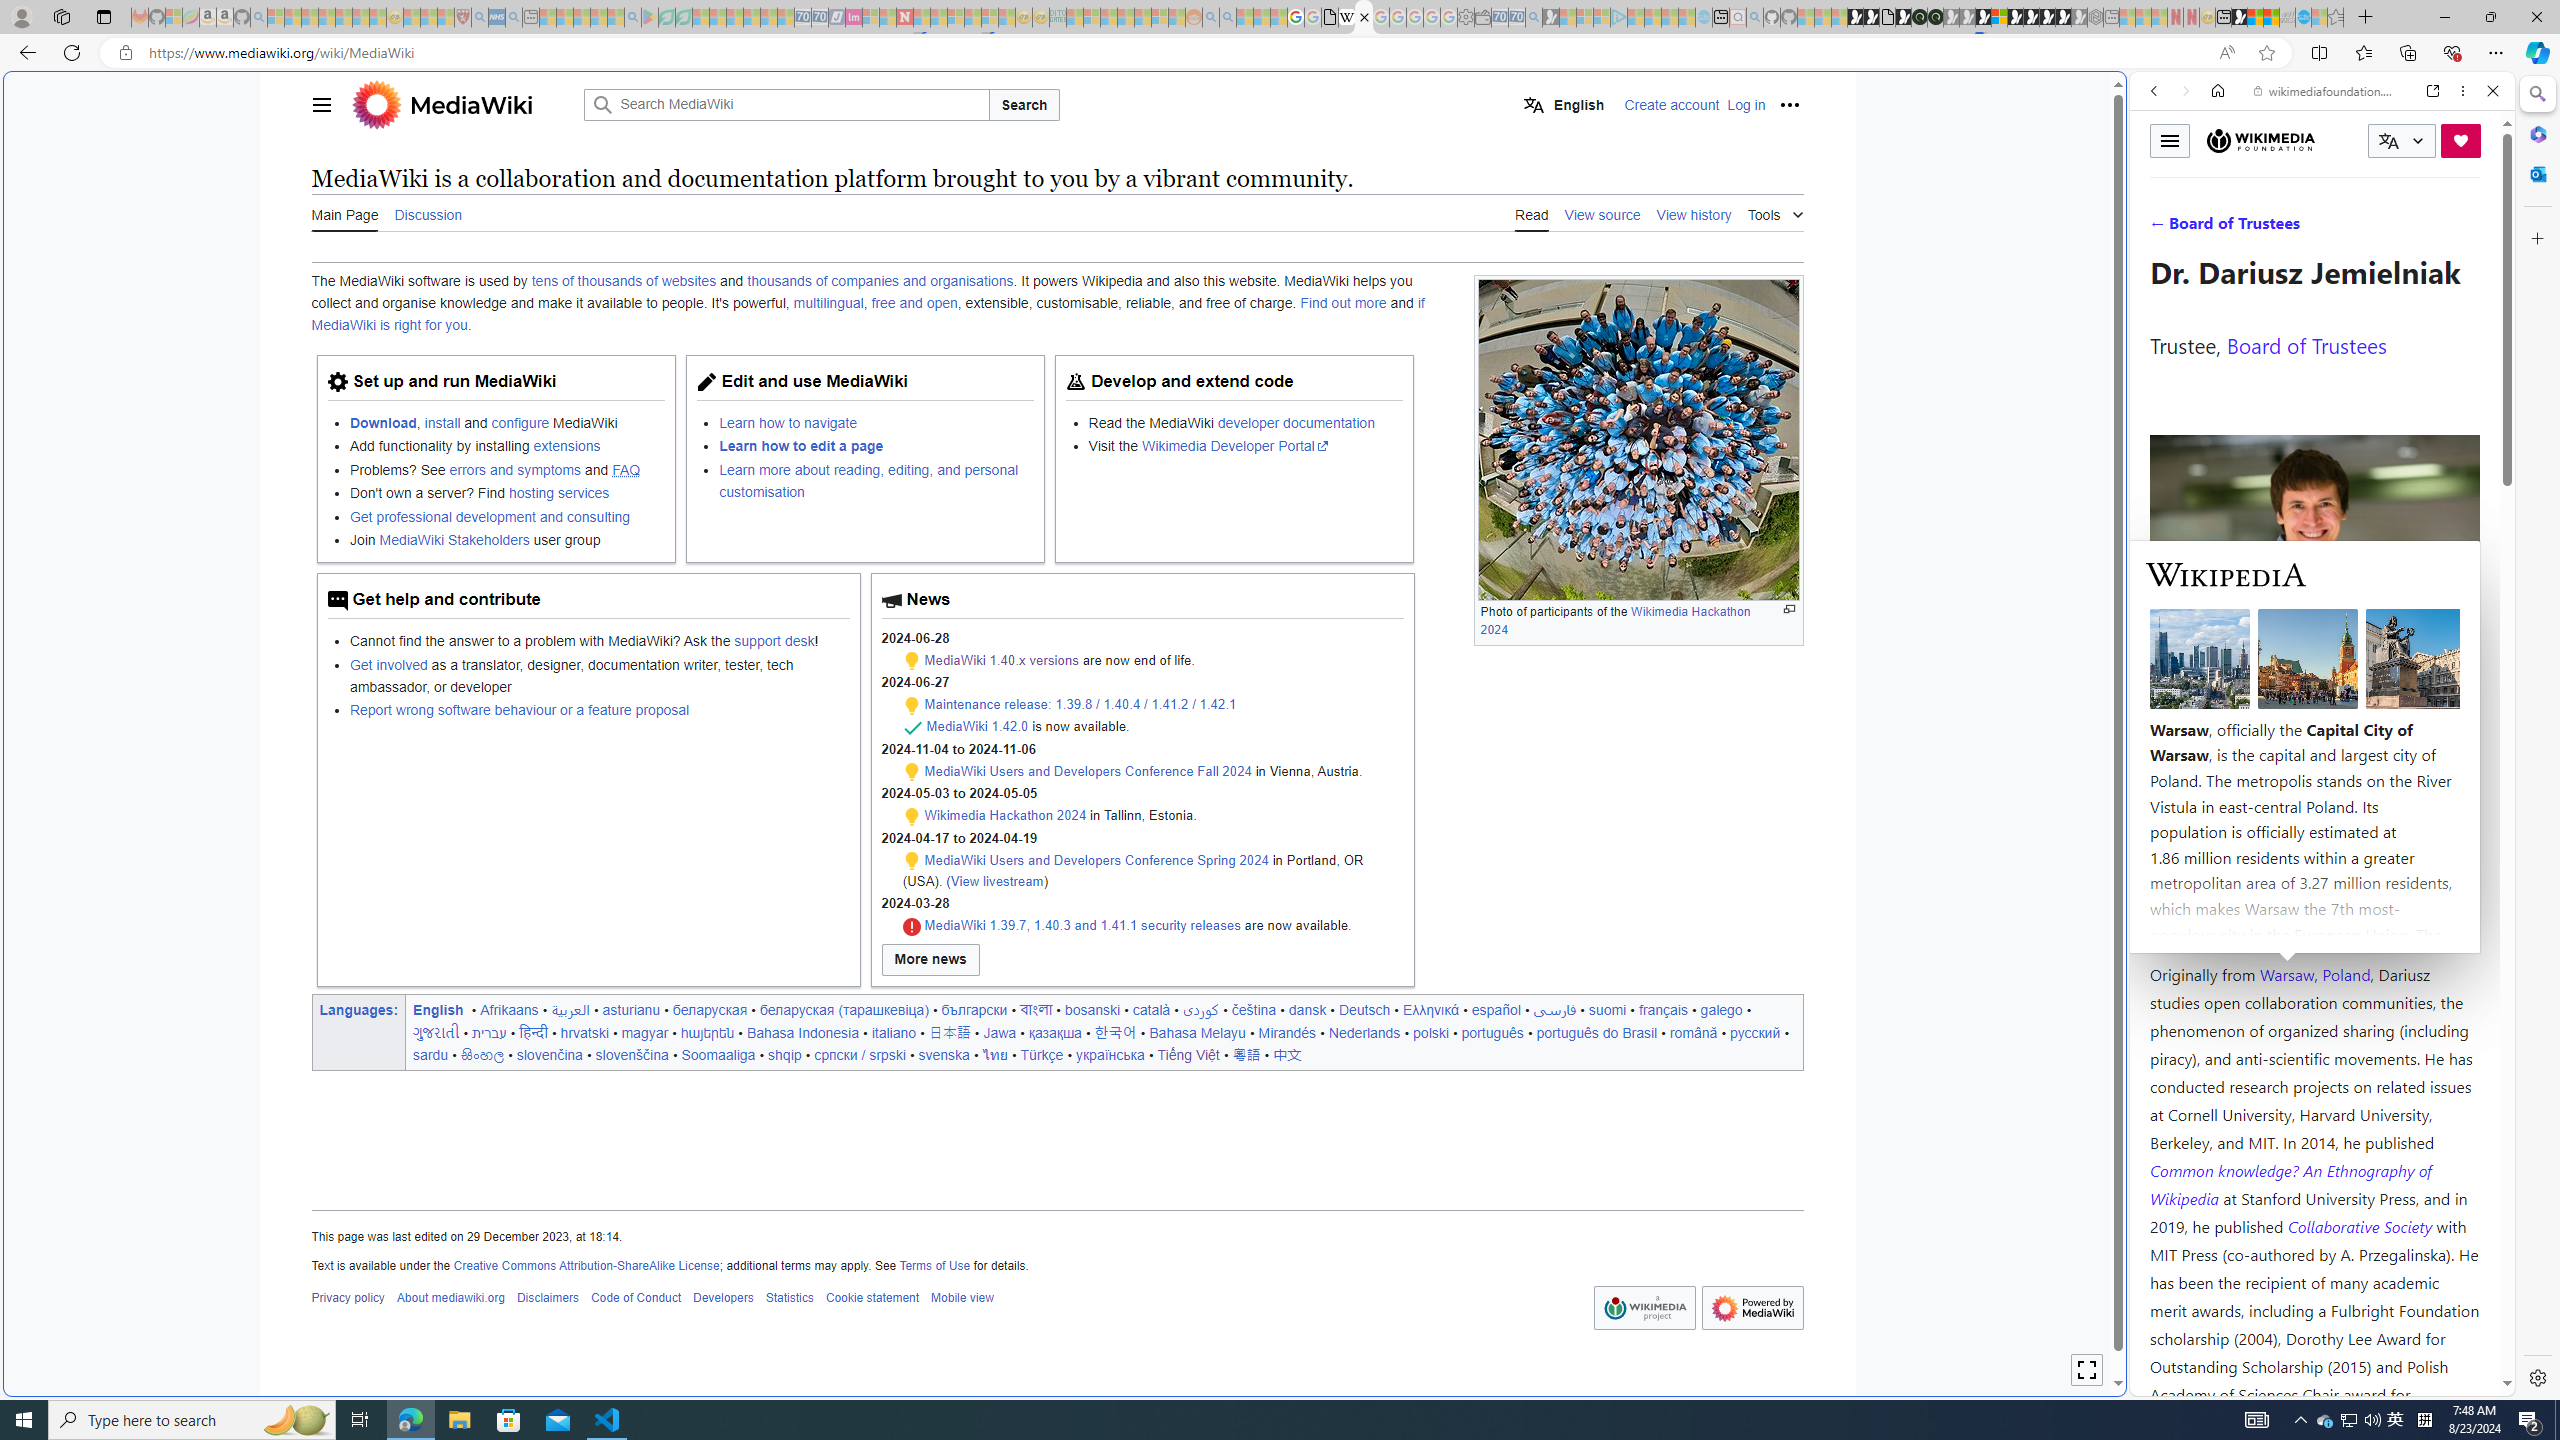  What do you see at coordinates (880, 280) in the screenshot?
I see `'thousands of companies and organisations'` at bounding box center [880, 280].